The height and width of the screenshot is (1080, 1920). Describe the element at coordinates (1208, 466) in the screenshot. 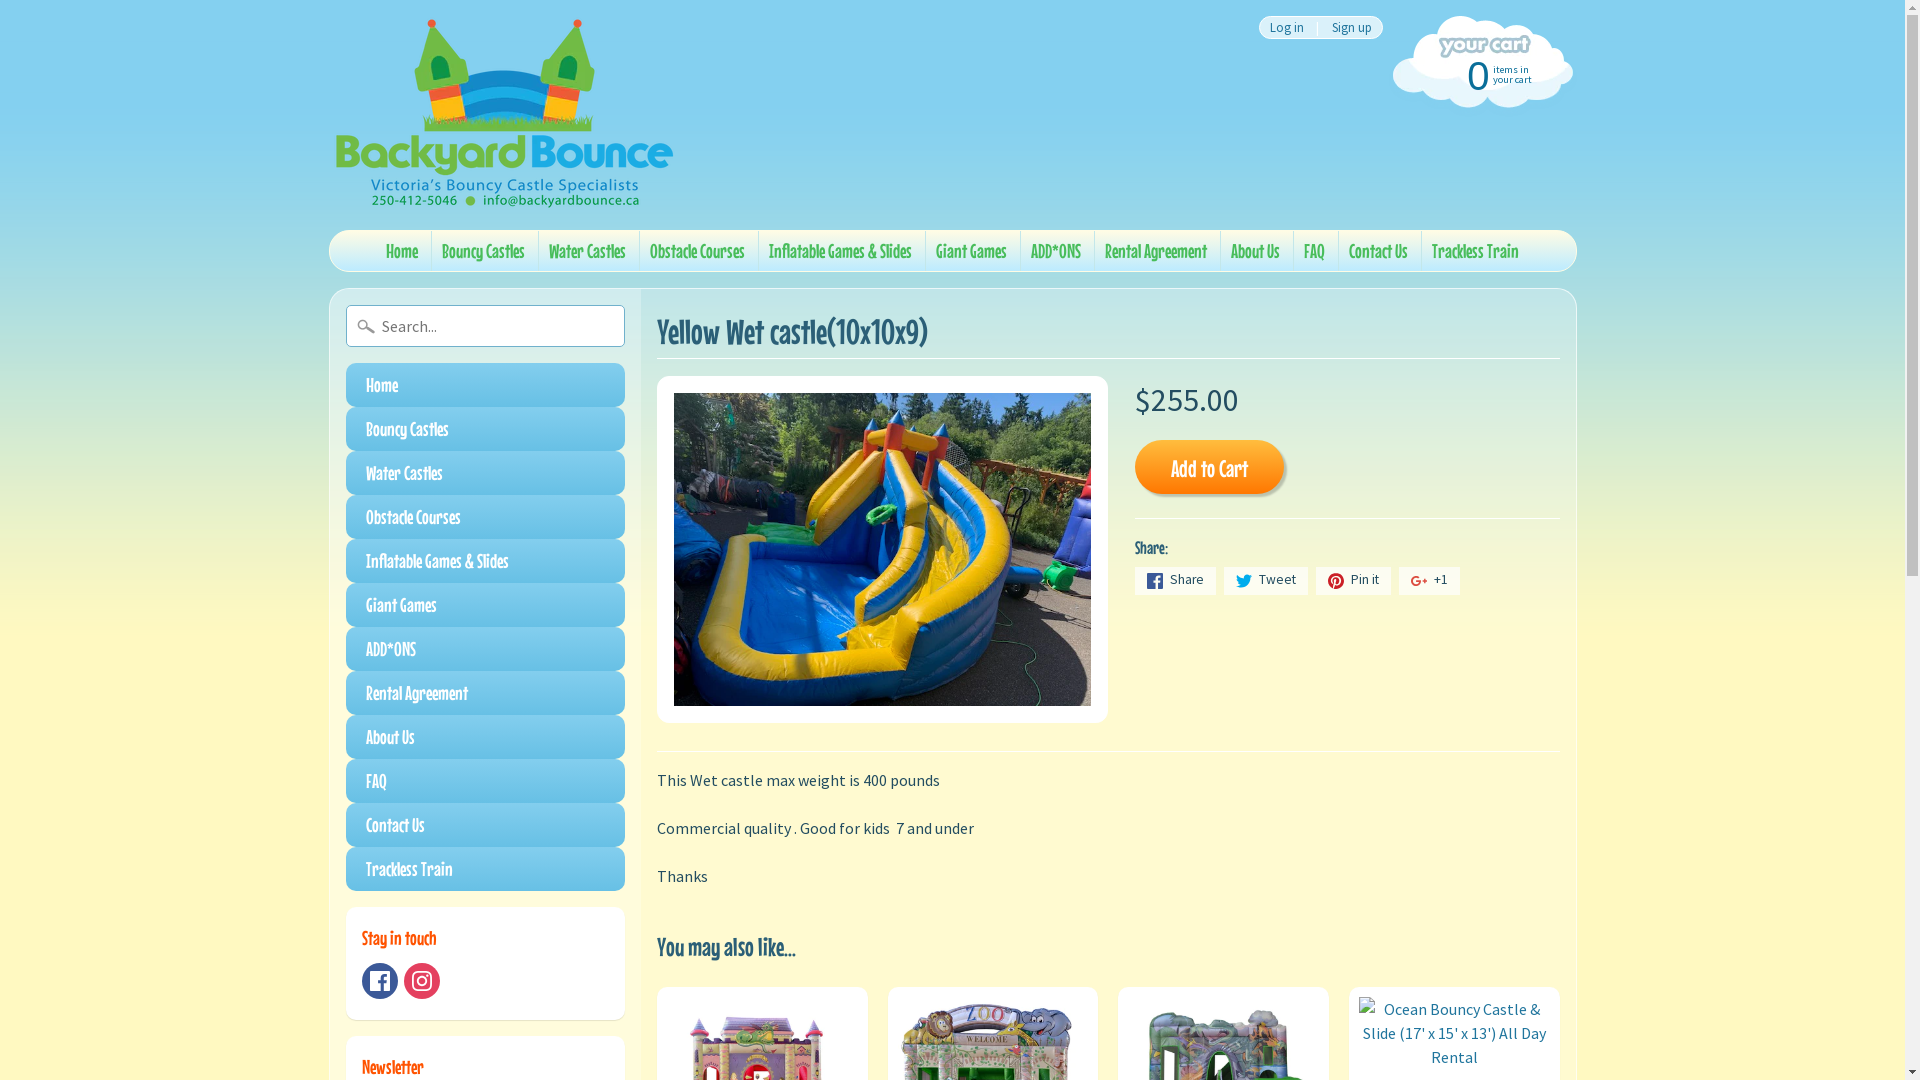

I see `'Add to Cart'` at that location.